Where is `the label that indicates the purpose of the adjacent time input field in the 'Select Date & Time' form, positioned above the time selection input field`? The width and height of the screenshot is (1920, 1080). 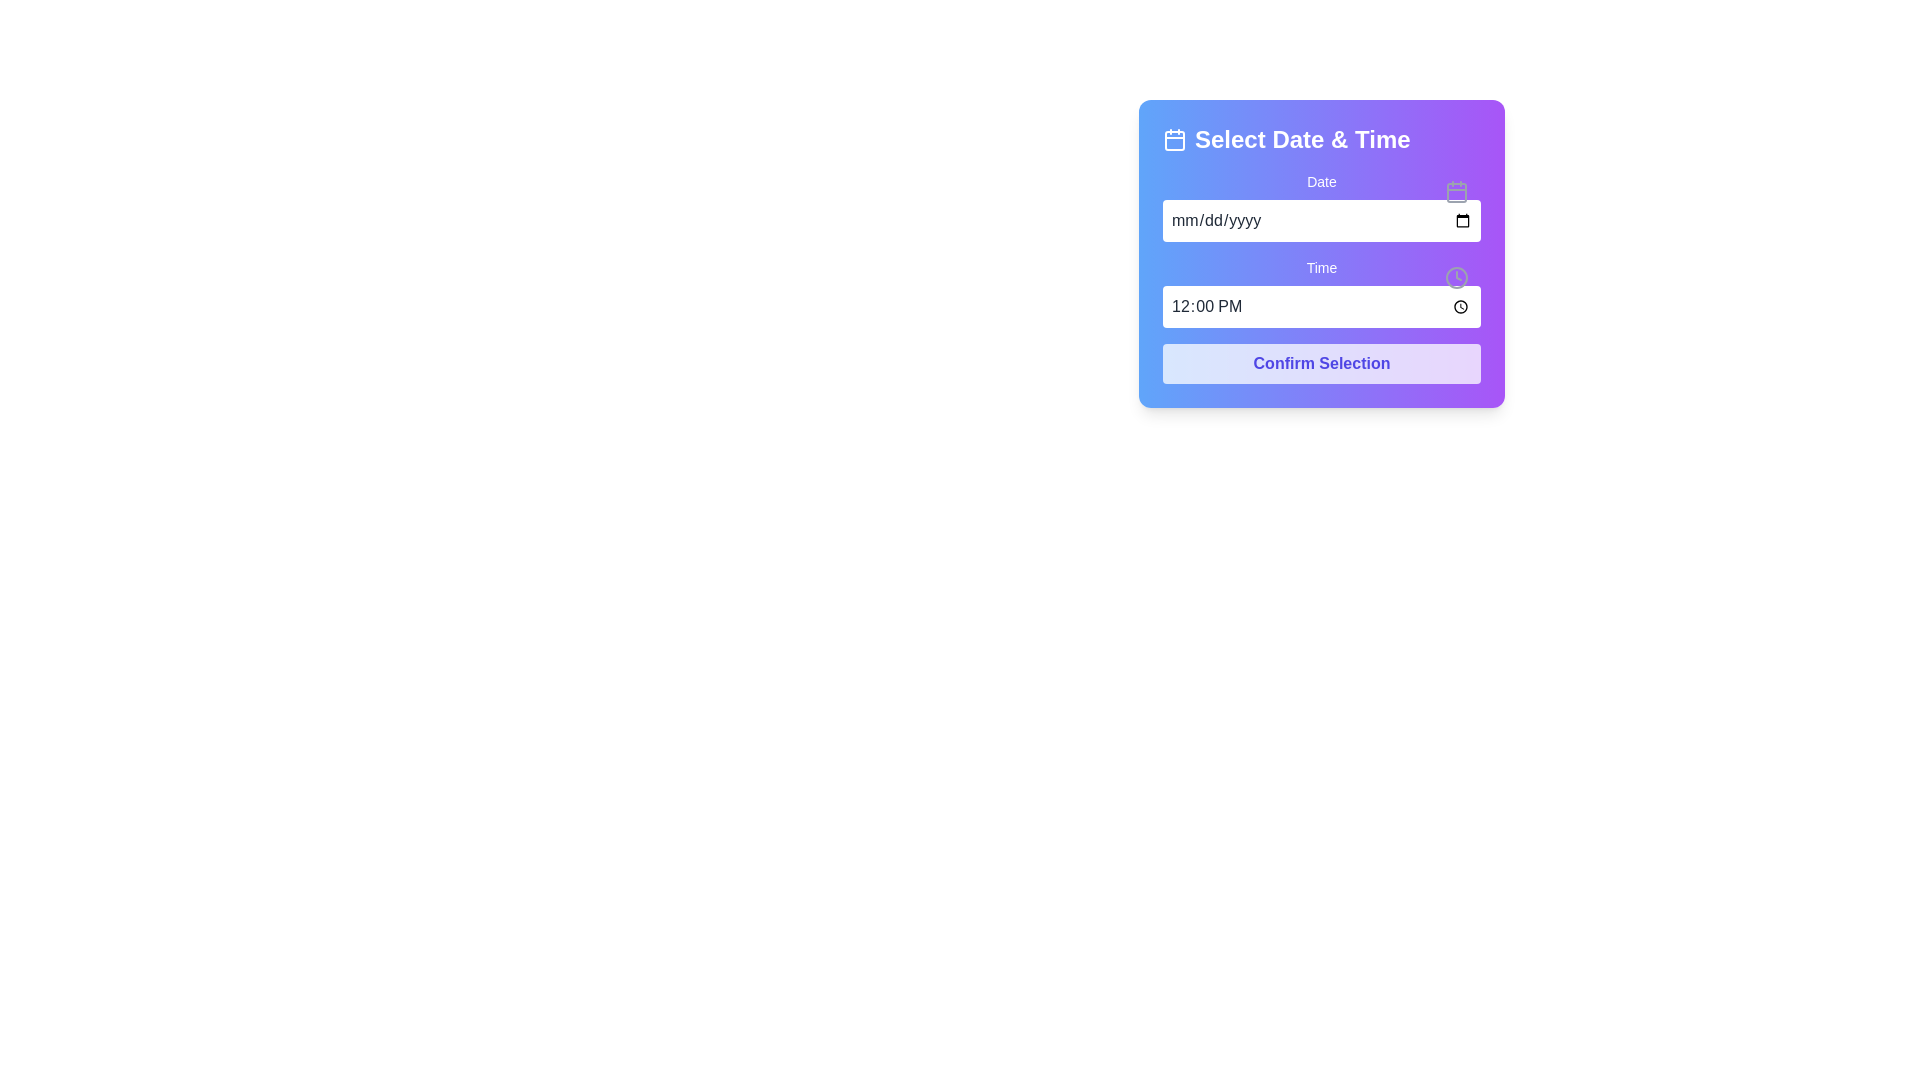
the label that indicates the purpose of the adjacent time input field in the 'Select Date & Time' form, positioned above the time selection input field is located at coordinates (1321, 266).